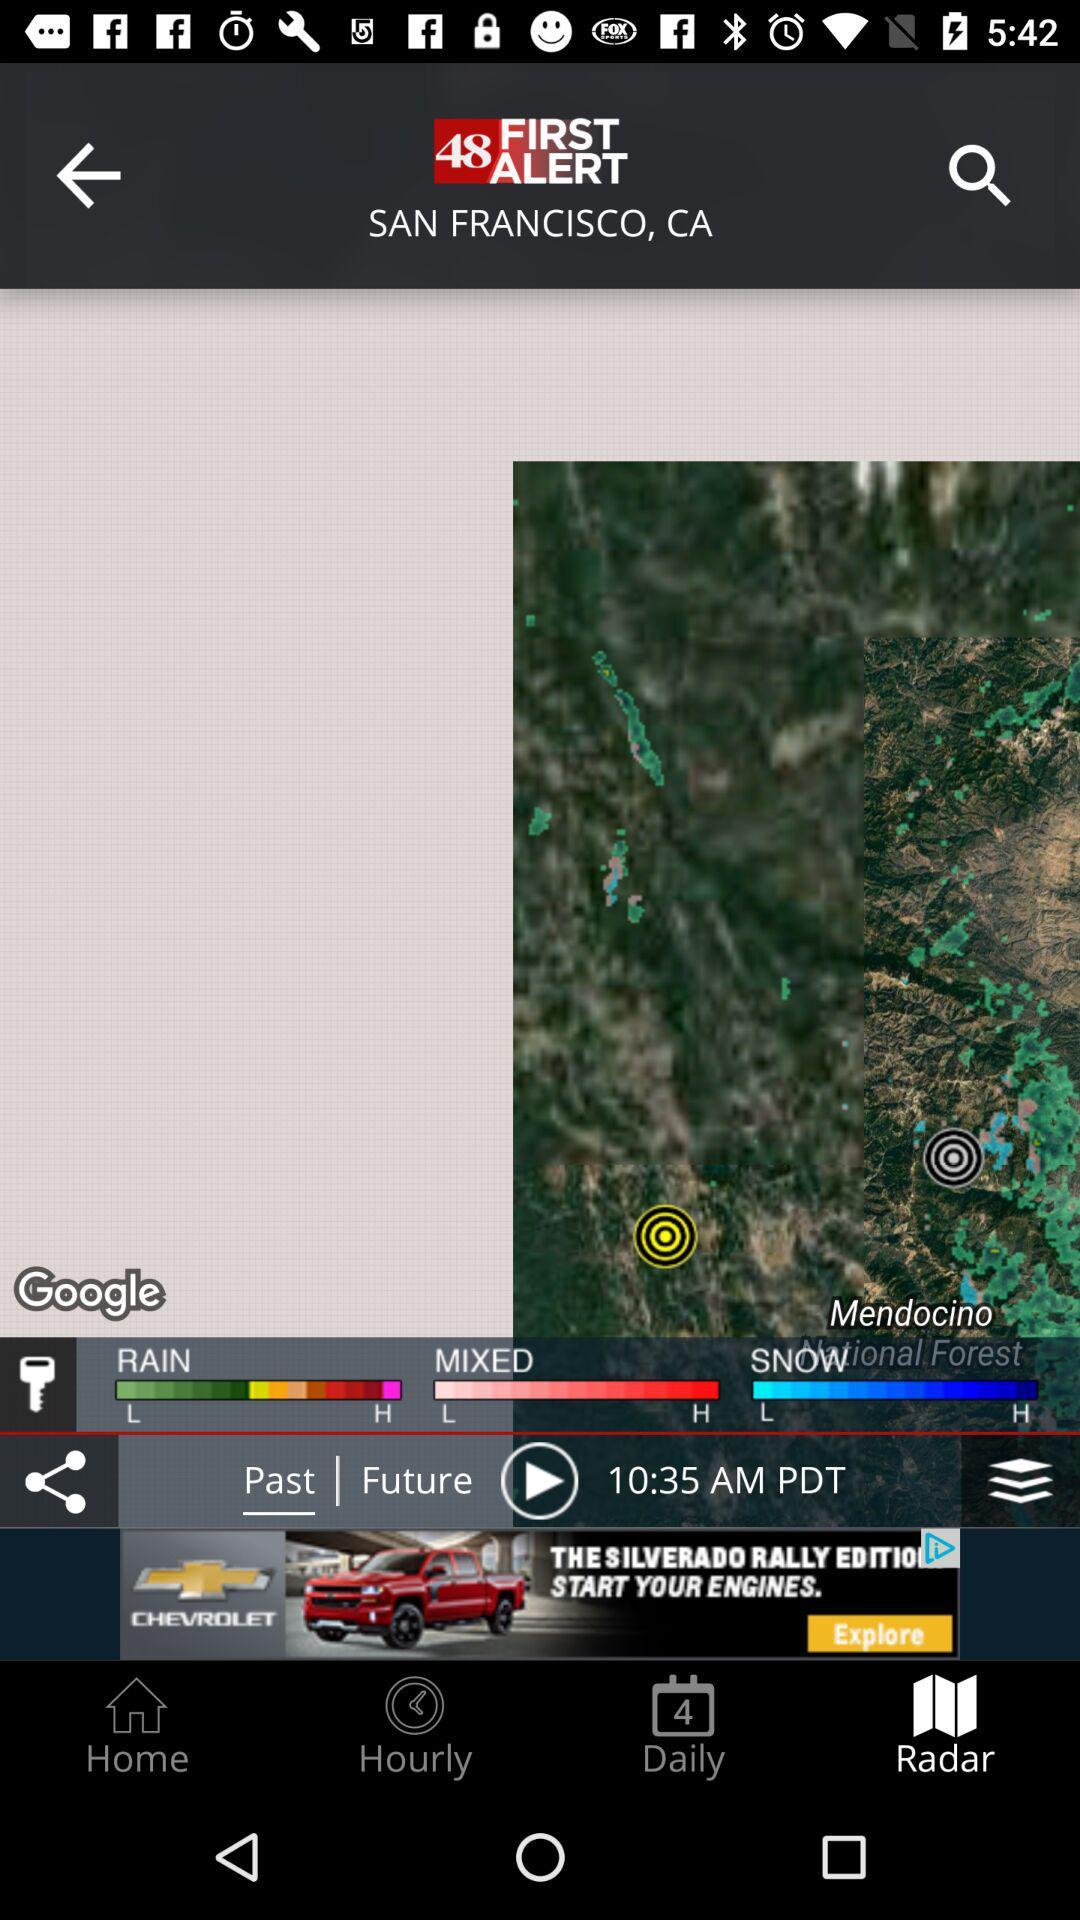 The image size is (1080, 1920). Describe the element at coordinates (538, 1480) in the screenshot. I see `the item next to 10 35 am` at that location.